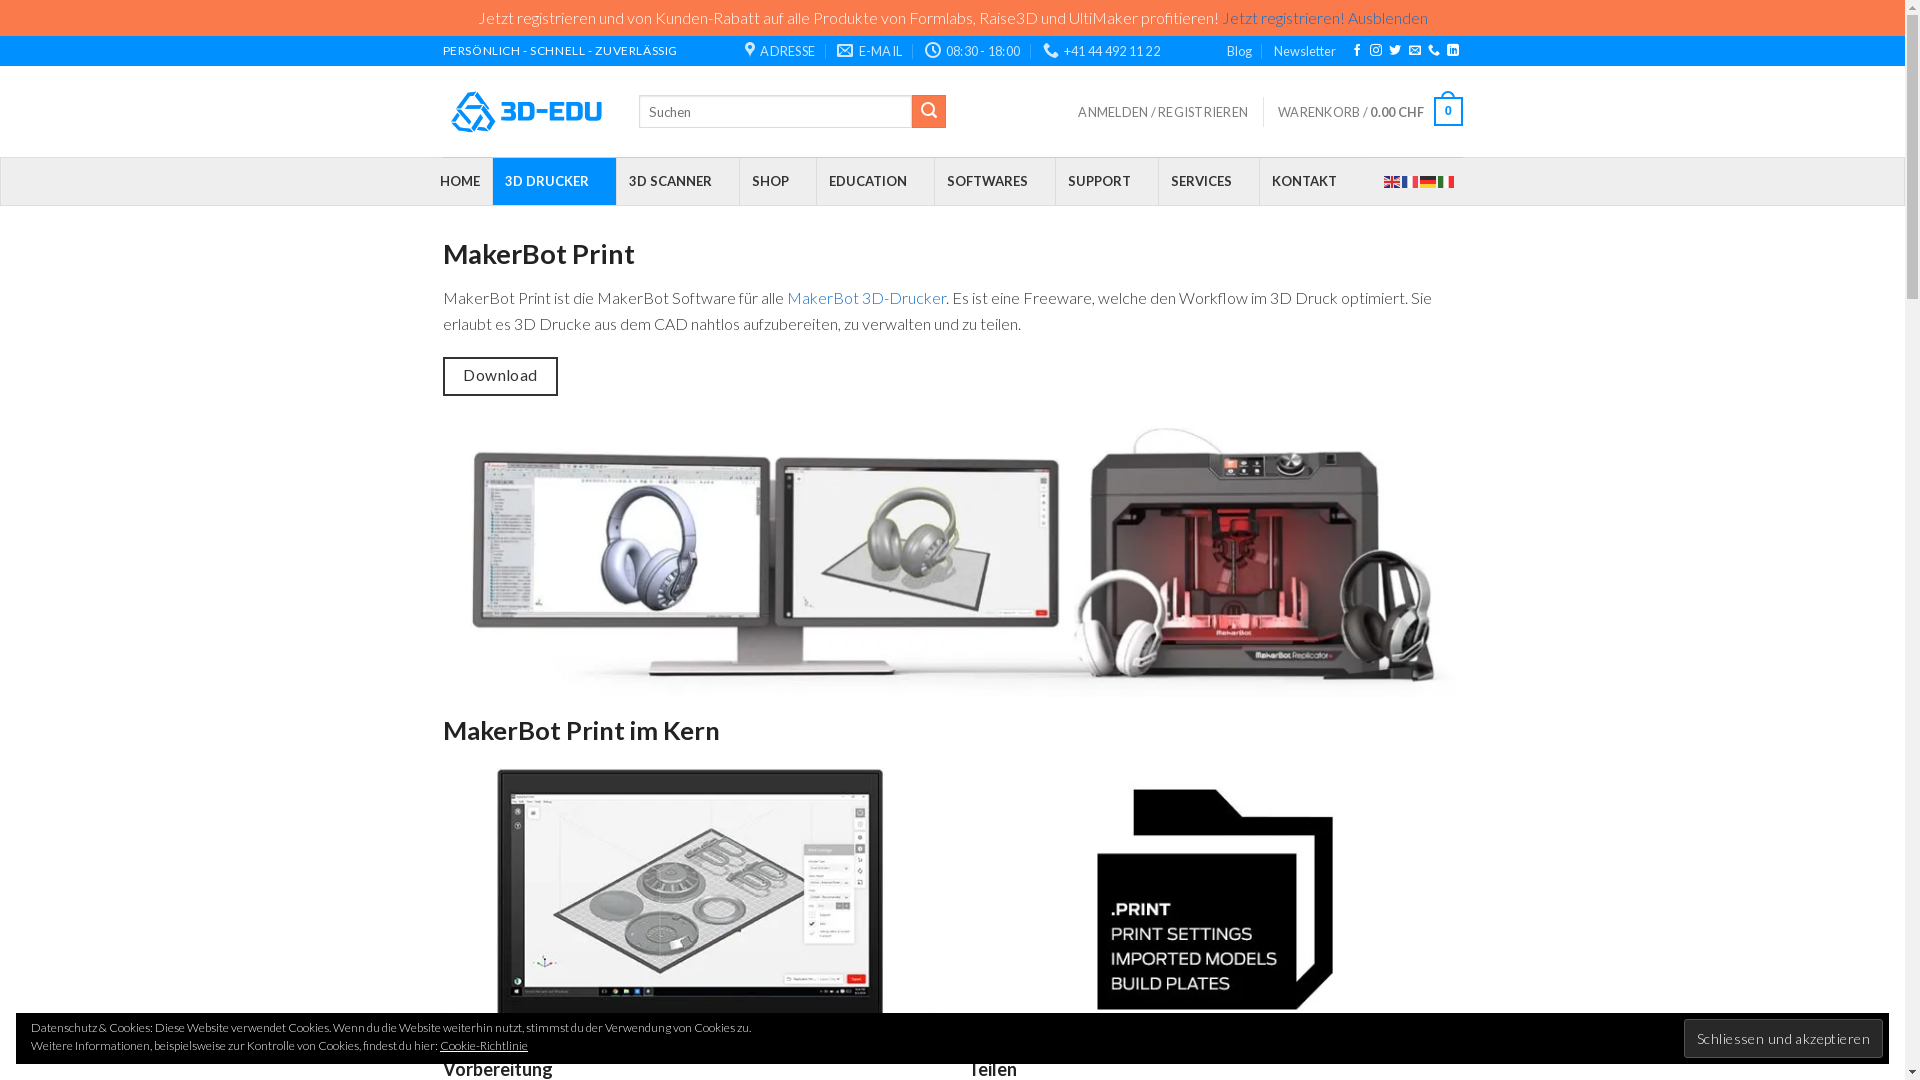  I want to click on 'E-MAIL', so click(869, 49).